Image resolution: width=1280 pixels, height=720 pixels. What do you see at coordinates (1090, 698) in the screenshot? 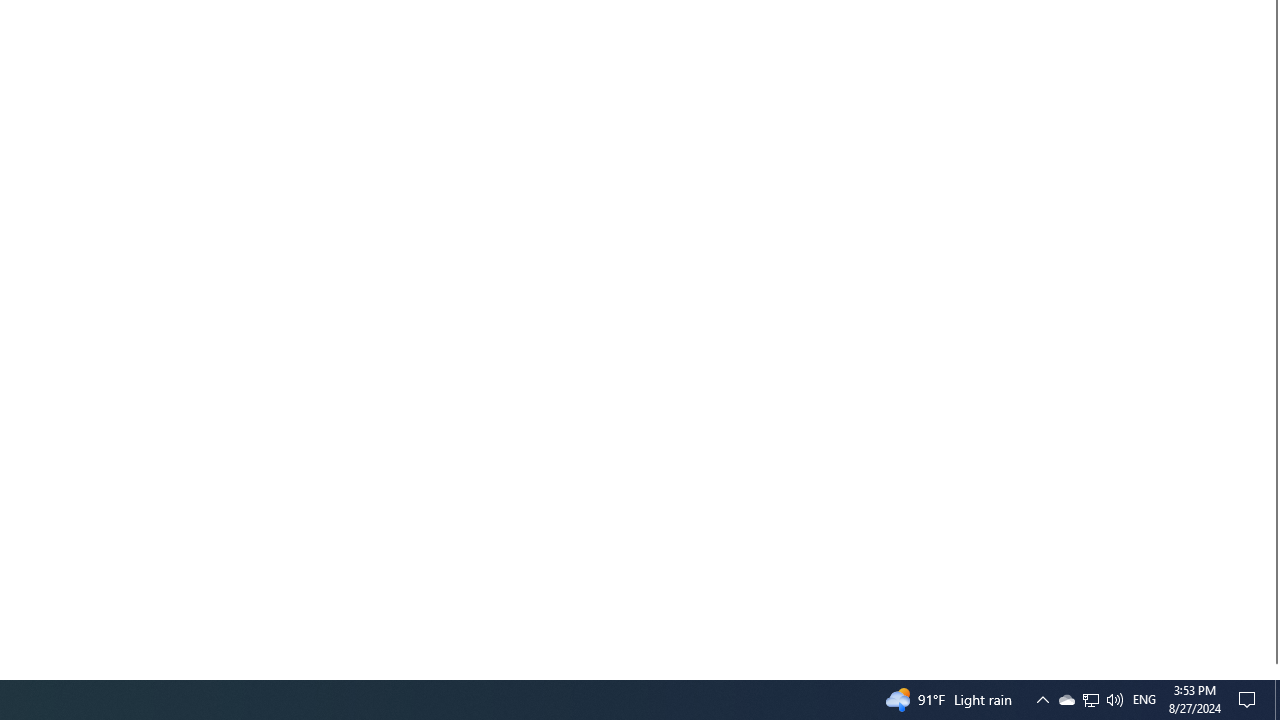
I see `'Q2790: 100%'` at bounding box center [1090, 698].